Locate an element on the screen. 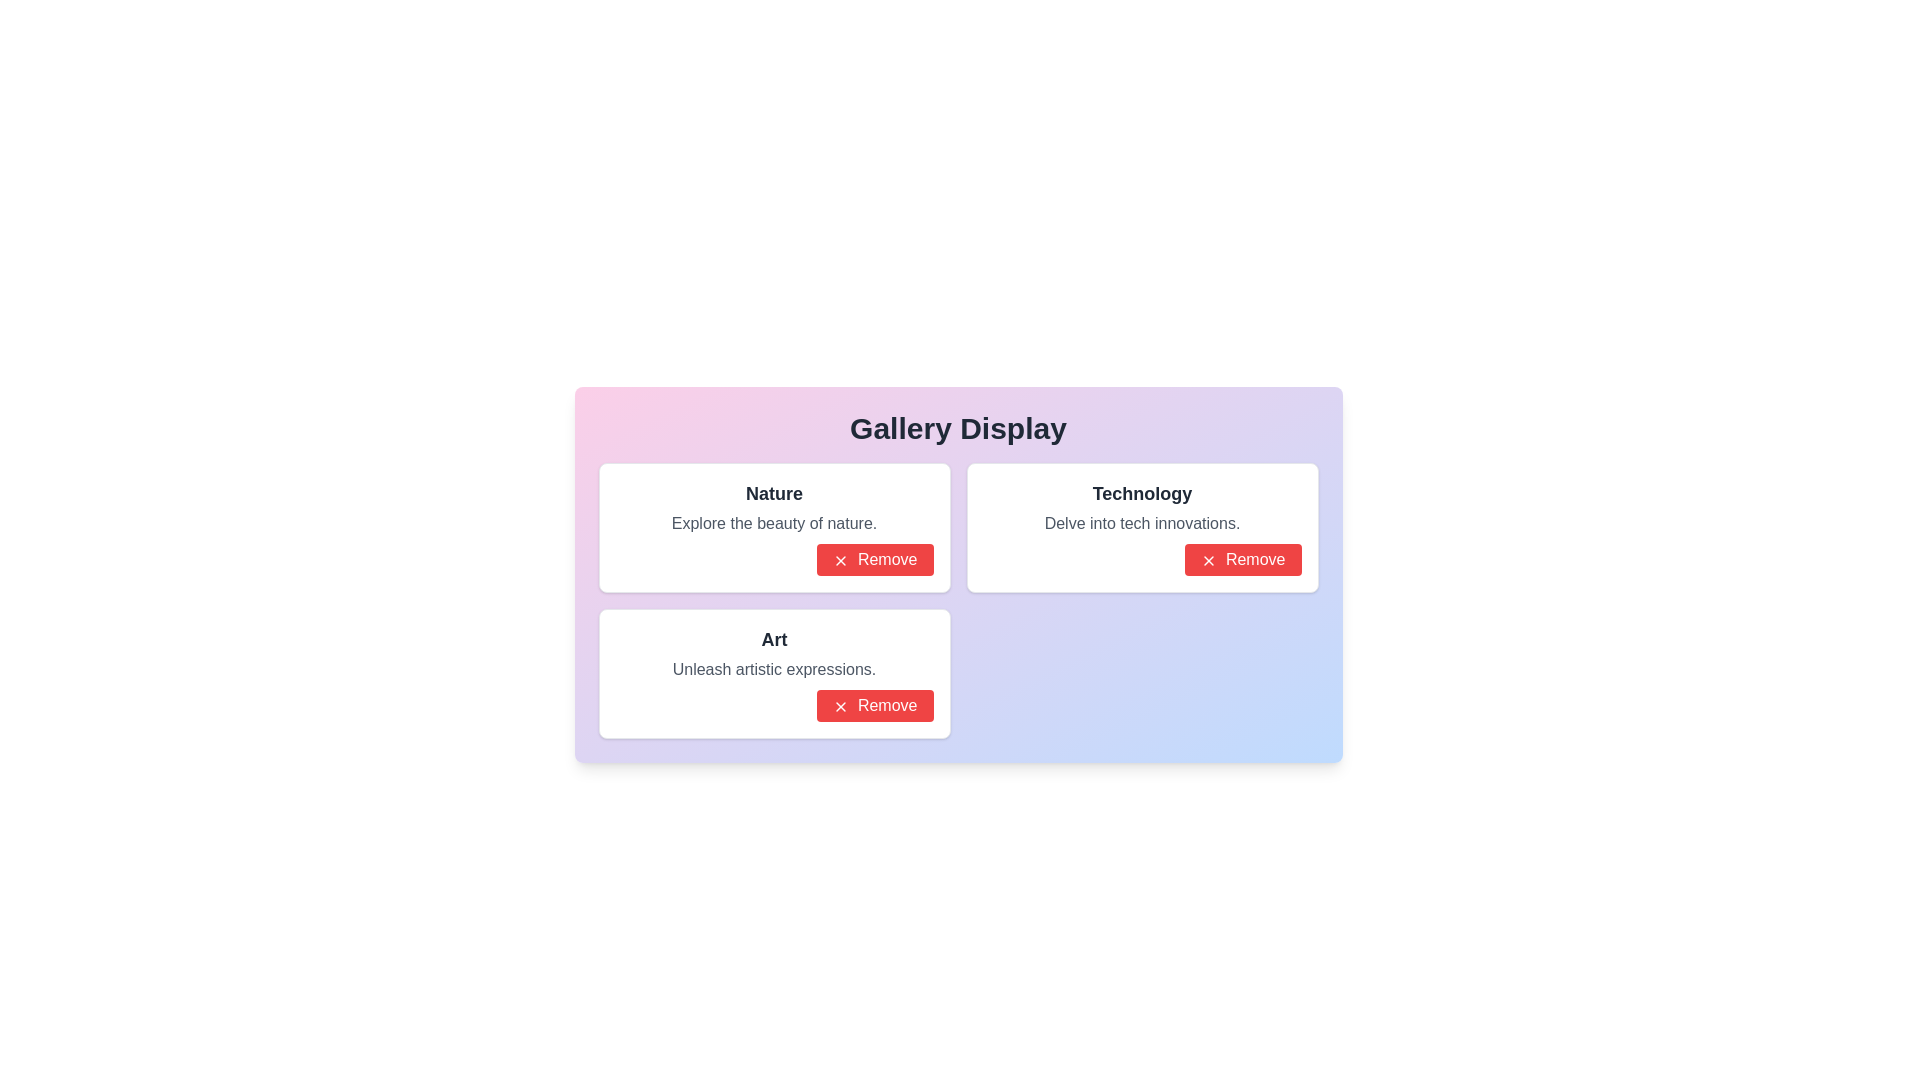 The image size is (1920, 1080). the item card labeled 'Technology' to highlight it is located at coordinates (1142, 527).